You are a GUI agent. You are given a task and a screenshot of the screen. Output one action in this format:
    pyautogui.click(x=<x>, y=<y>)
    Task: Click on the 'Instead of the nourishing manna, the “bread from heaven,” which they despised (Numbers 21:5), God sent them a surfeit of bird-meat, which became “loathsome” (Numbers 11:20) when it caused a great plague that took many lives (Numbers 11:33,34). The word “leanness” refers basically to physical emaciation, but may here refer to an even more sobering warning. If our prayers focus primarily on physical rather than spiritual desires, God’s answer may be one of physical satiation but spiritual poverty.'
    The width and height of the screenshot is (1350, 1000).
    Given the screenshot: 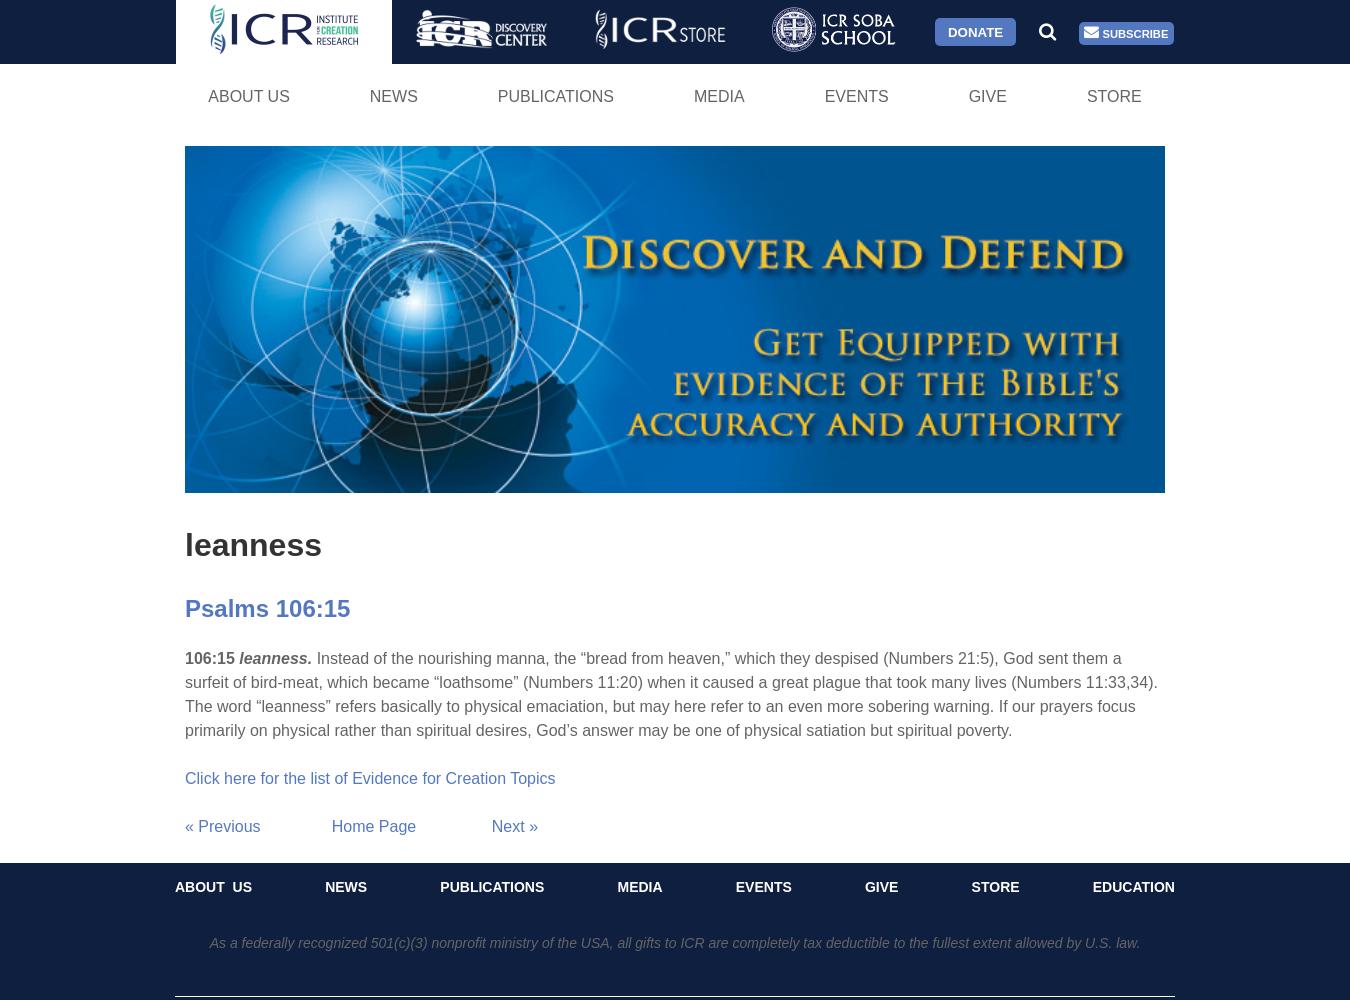 What is the action you would take?
    pyautogui.click(x=670, y=692)
    